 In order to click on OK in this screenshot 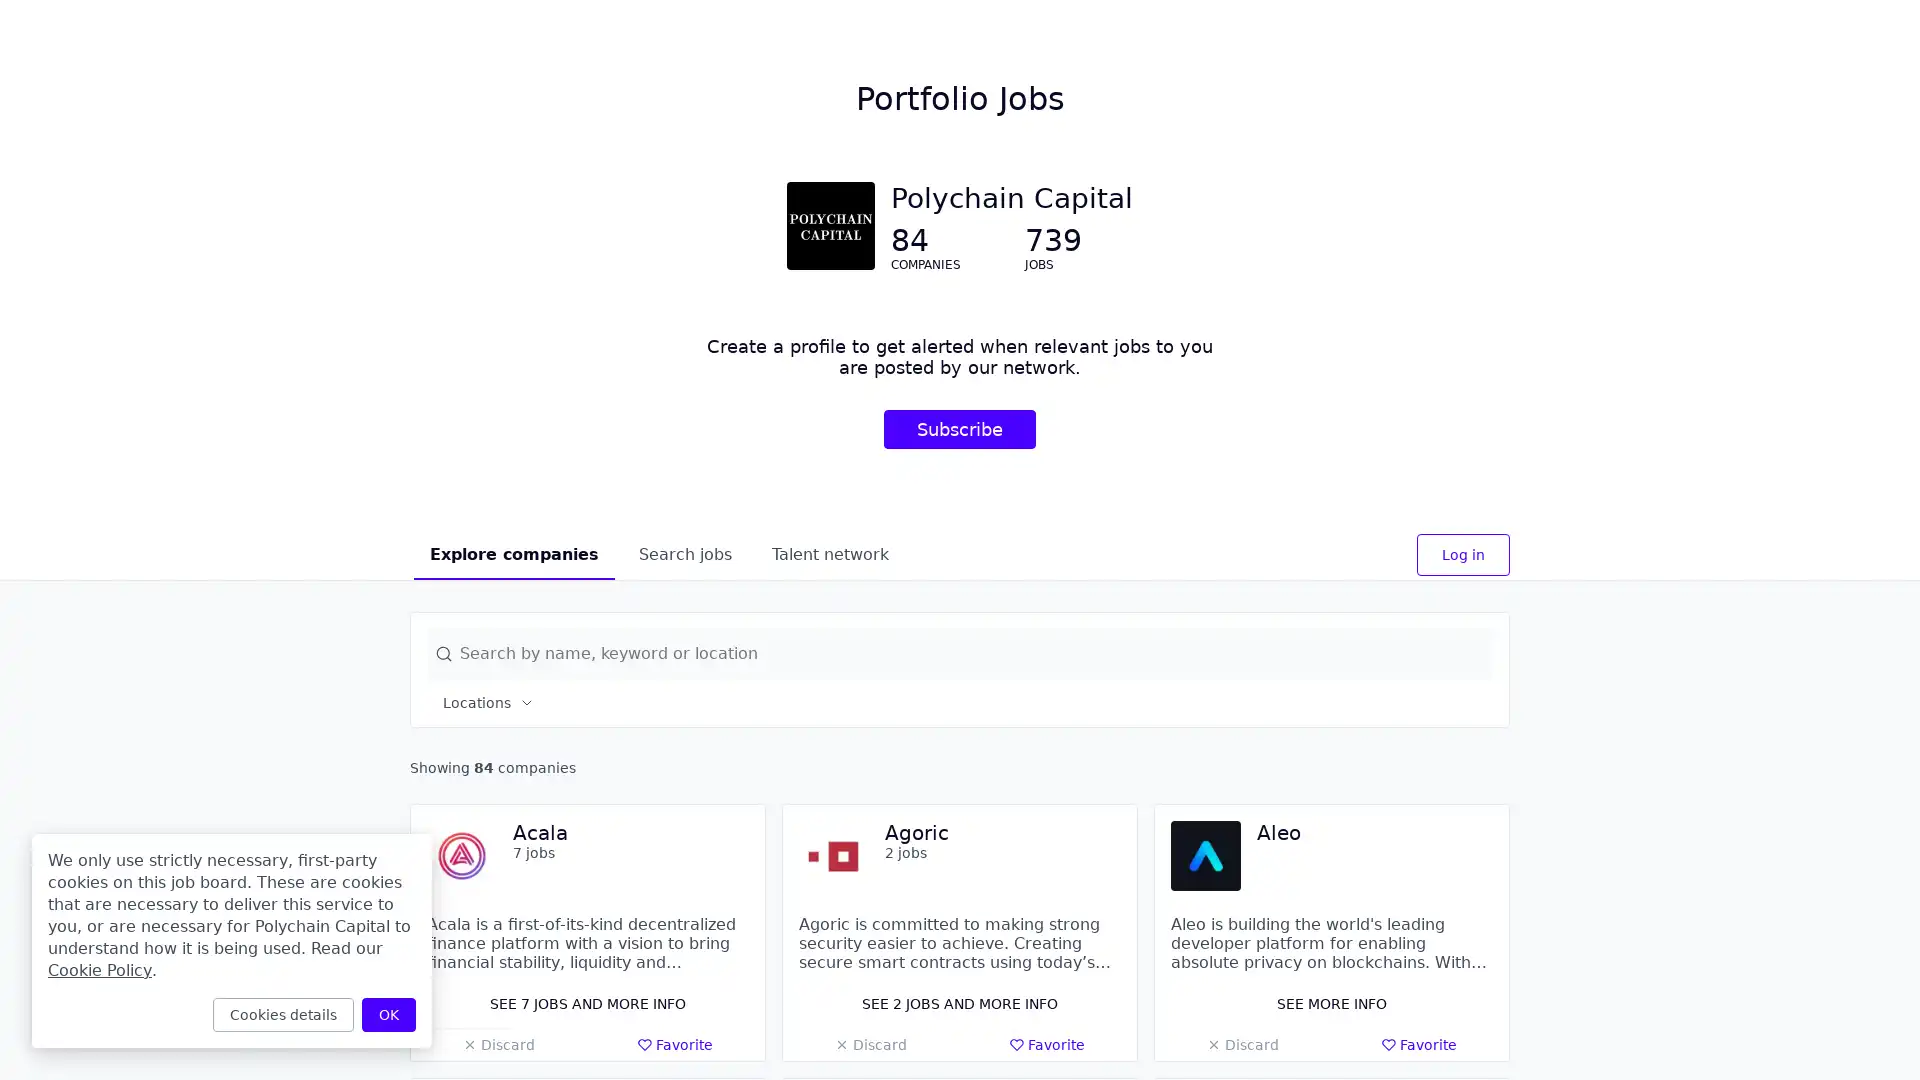, I will do `click(388, 1014)`.